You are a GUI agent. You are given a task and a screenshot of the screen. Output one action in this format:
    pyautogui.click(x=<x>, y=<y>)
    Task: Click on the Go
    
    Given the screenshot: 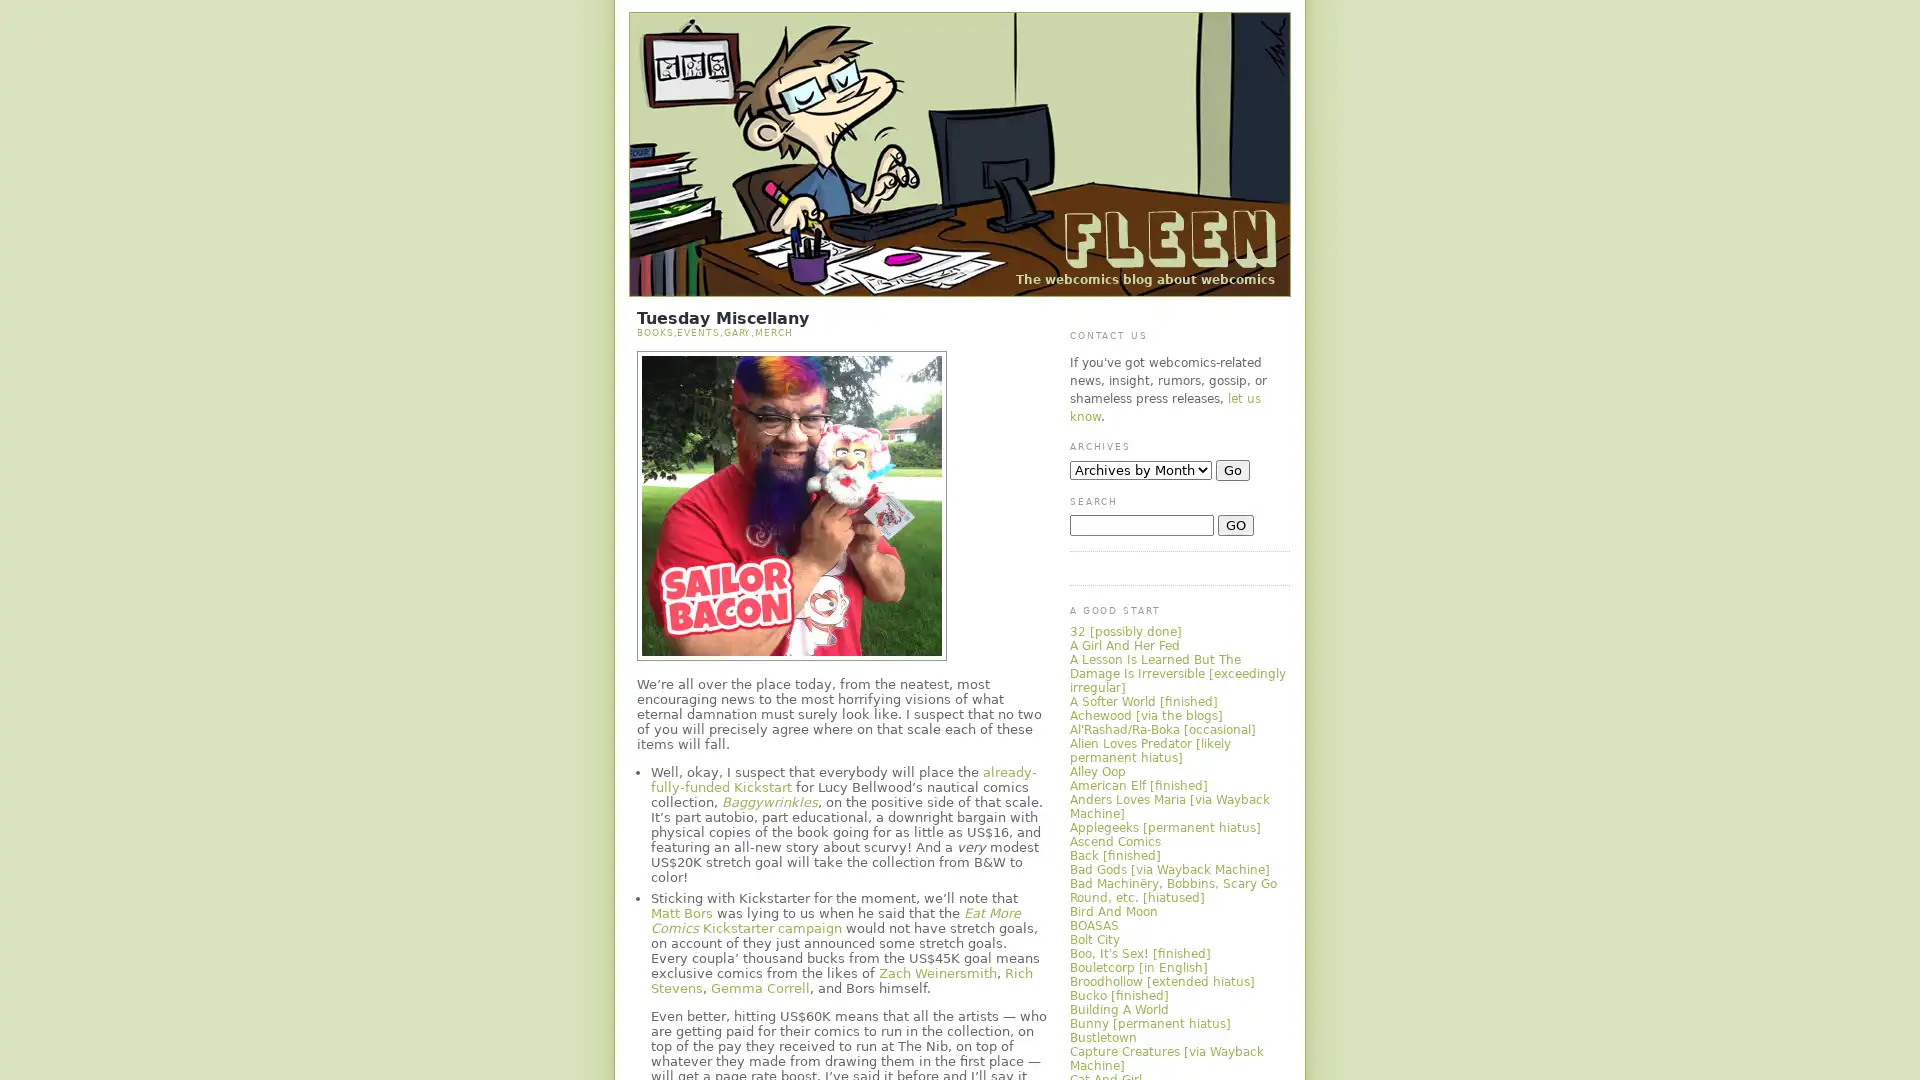 What is the action you would take?
    pyautogui.click(x=1232, y=470)
    